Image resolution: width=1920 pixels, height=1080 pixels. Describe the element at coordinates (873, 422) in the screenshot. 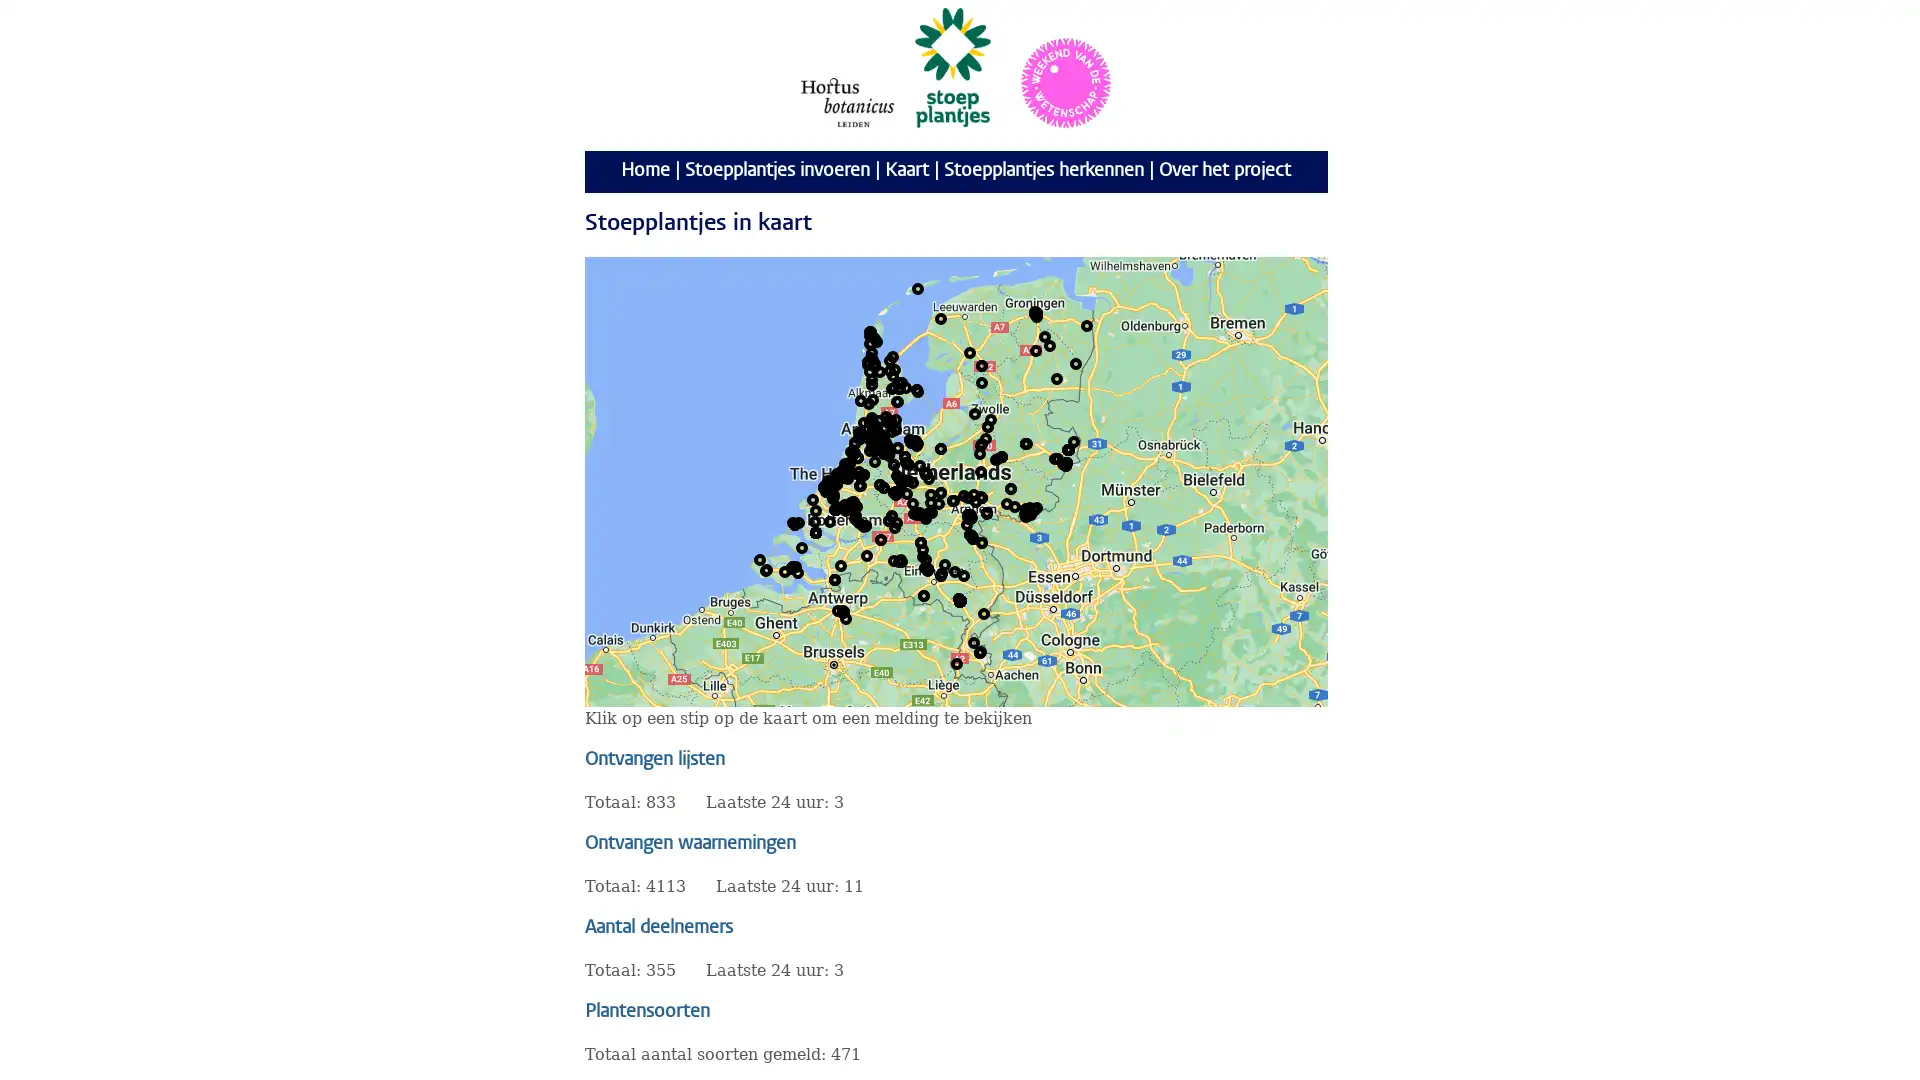

I see `Telling van Hortusfreak op 01 februari 2022` at that location.